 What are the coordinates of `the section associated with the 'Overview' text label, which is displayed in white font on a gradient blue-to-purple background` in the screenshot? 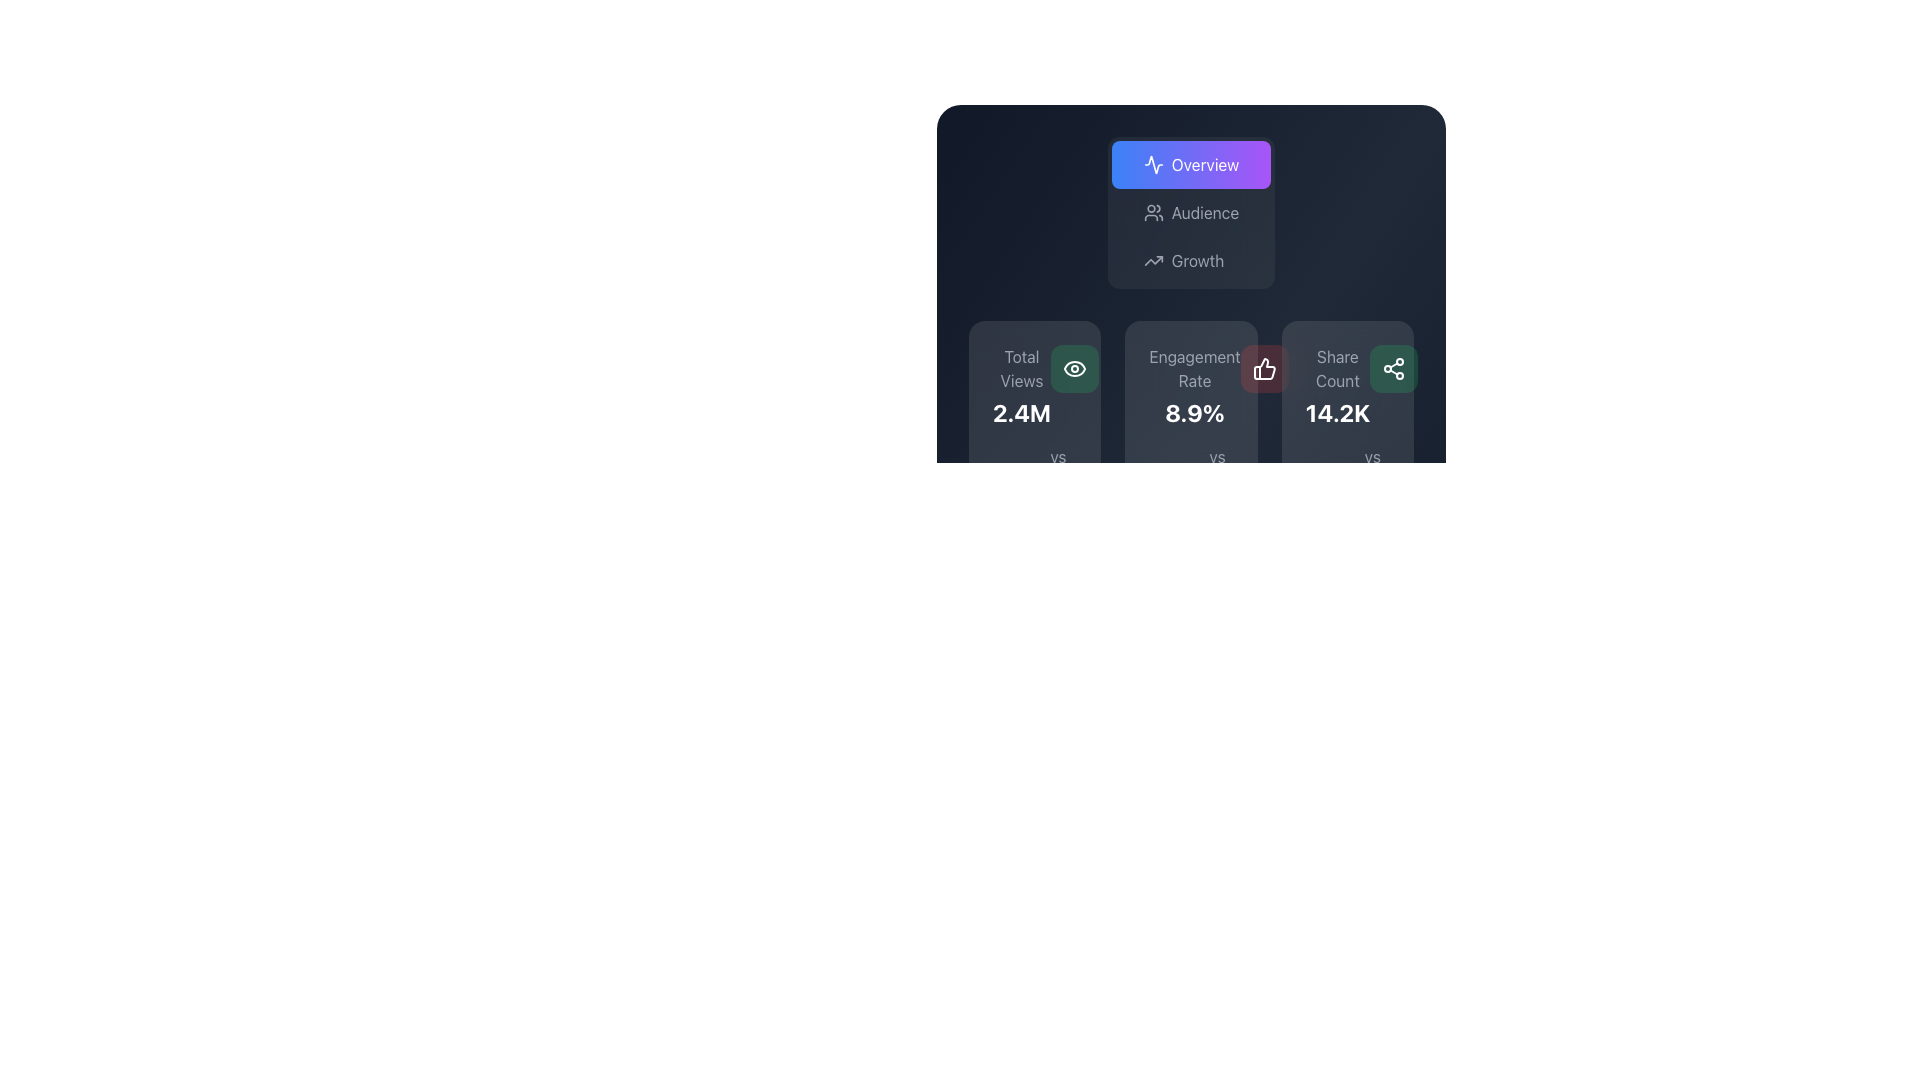 It's located at (1204, 164).